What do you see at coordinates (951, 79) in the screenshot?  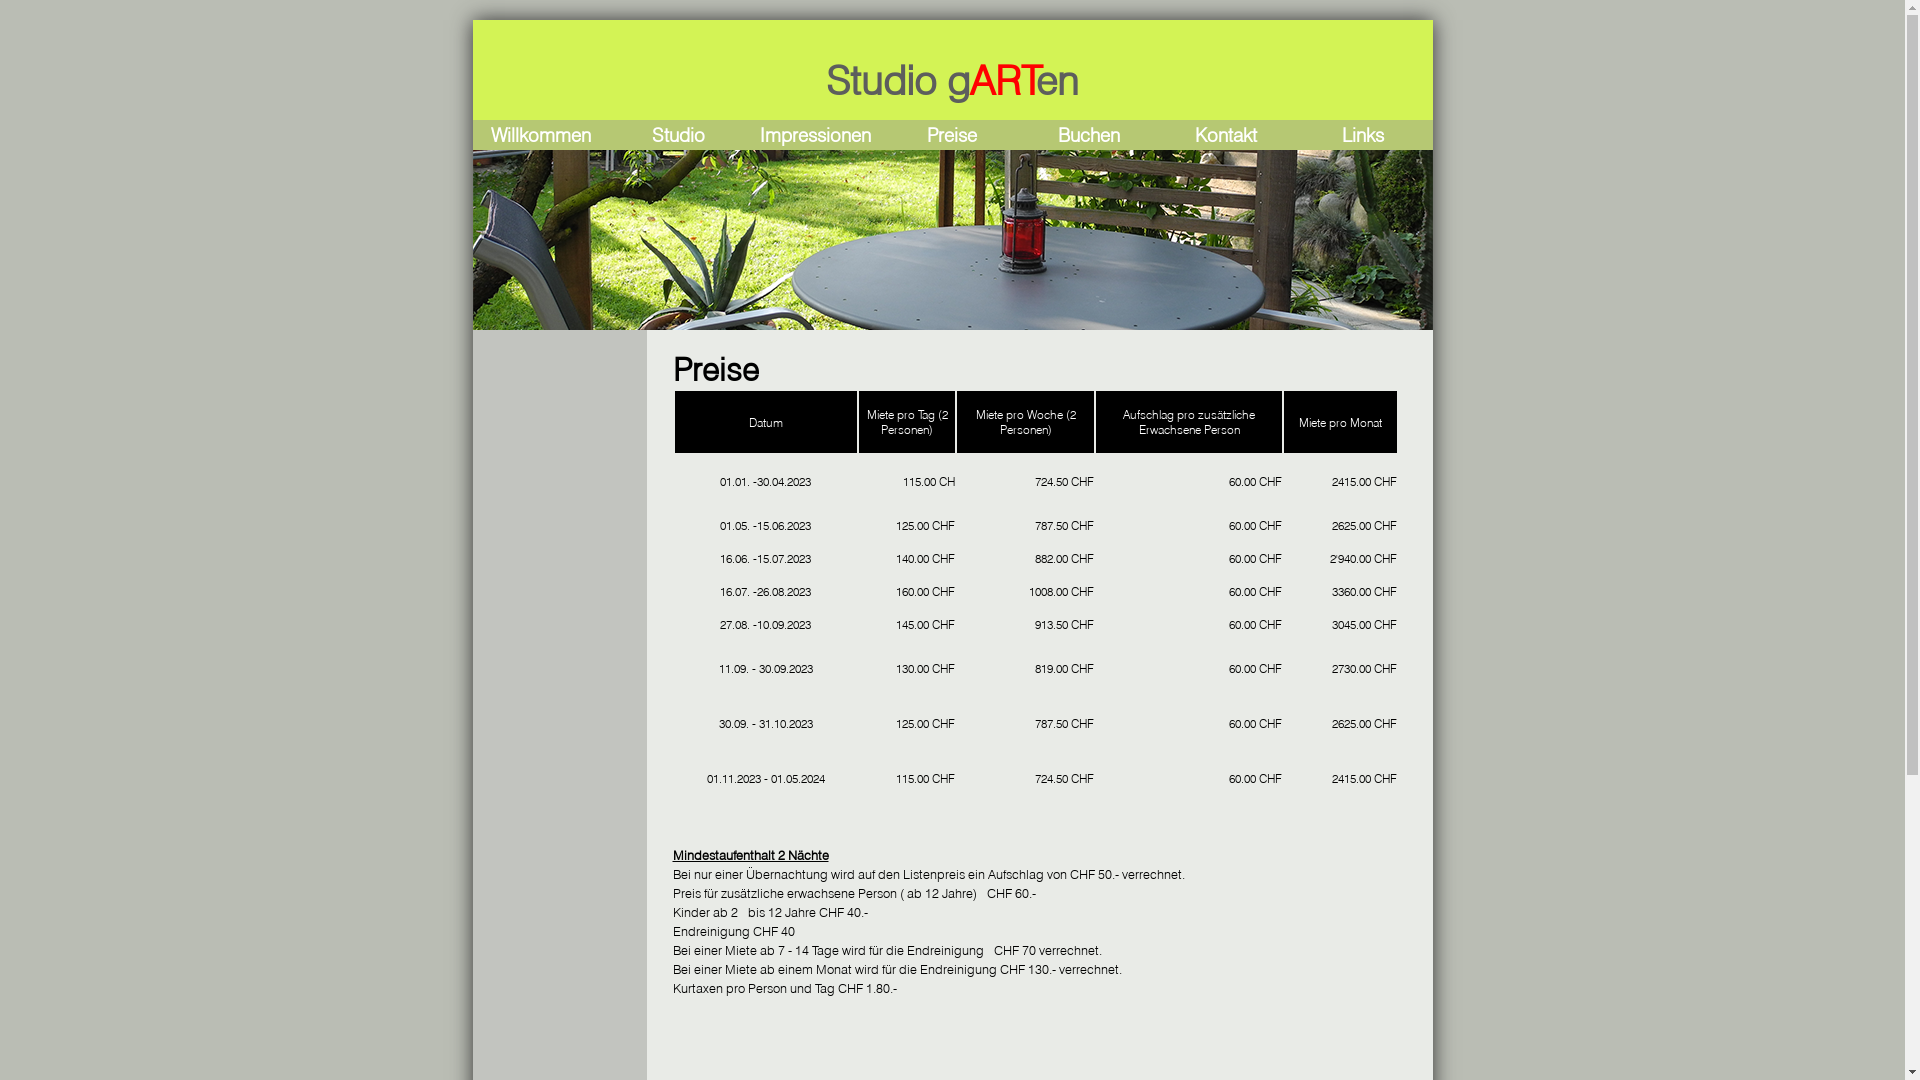 I see `'Studio gARTen'` at bounding box center [951, 79].